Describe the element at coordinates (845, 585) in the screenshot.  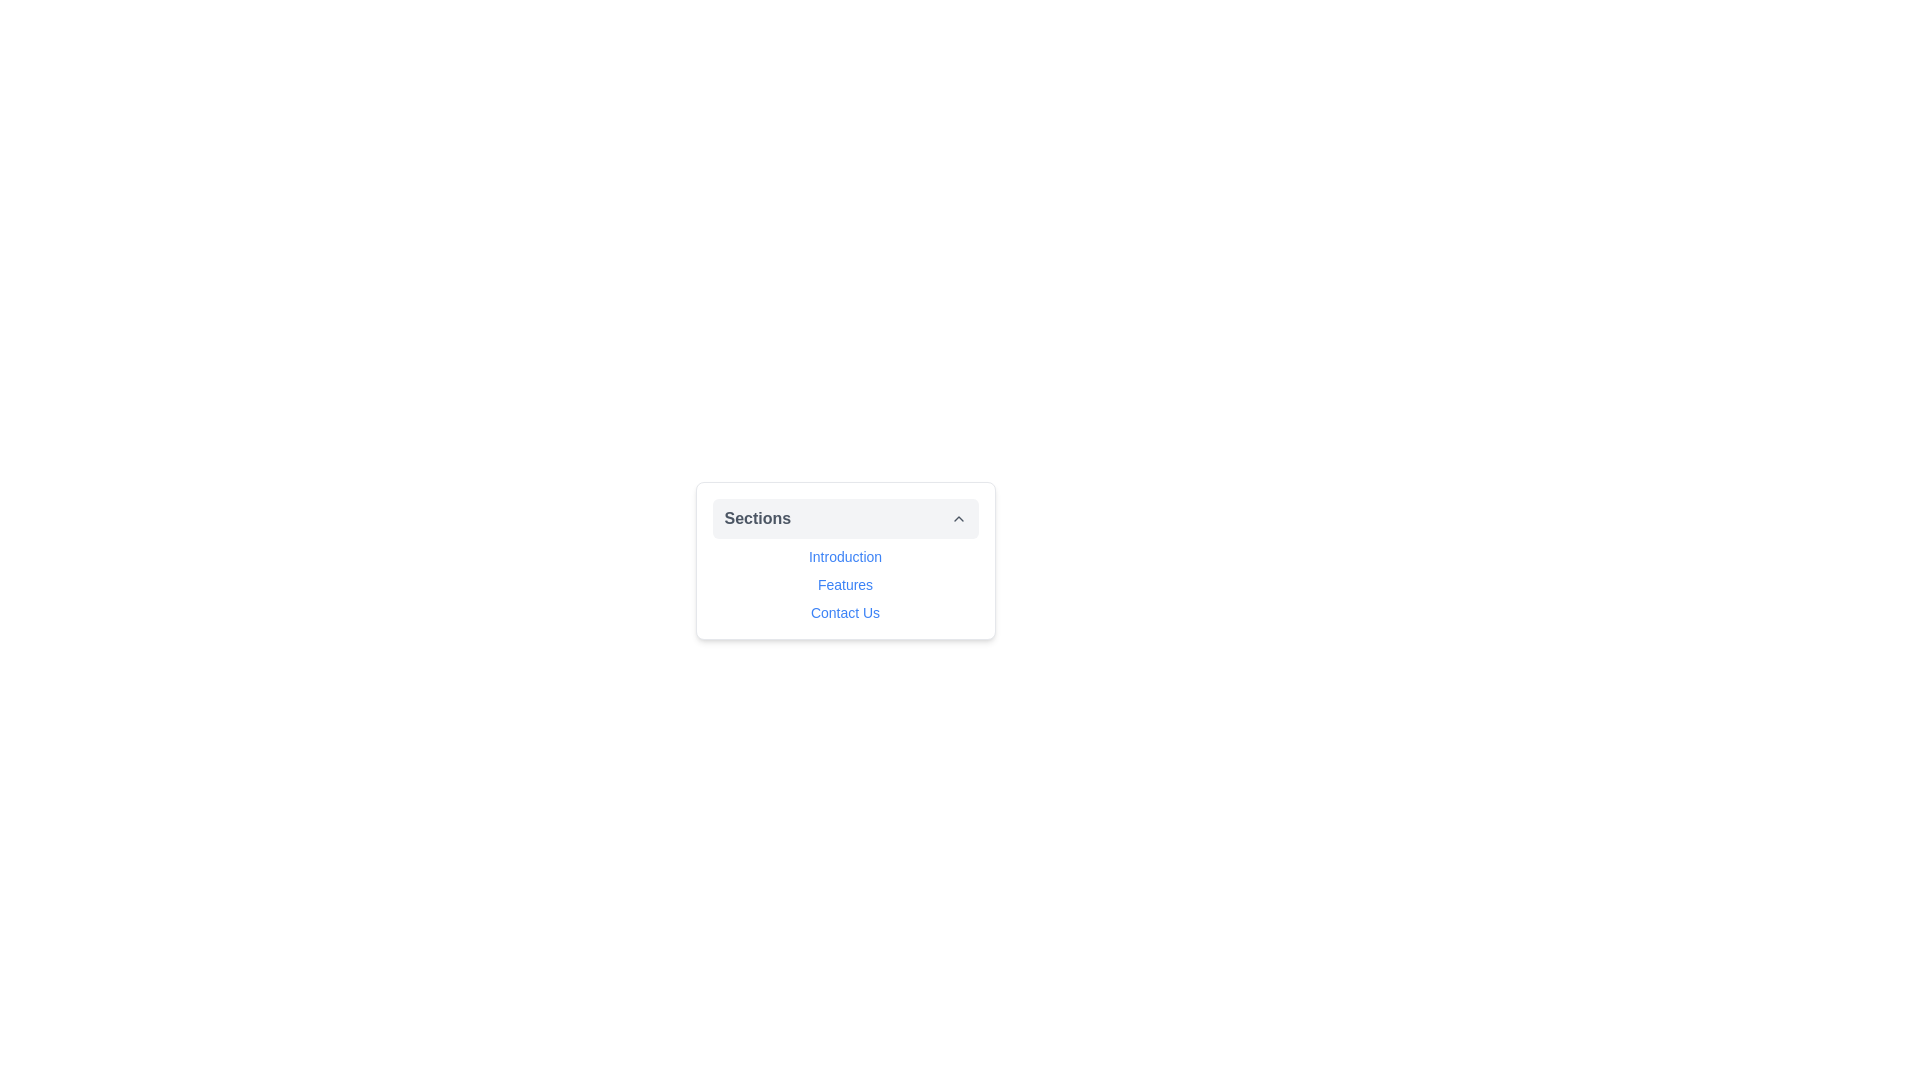
I see `the 'Features' link in the interactive list of navigation links located below the 'Sections' heading` at that location.